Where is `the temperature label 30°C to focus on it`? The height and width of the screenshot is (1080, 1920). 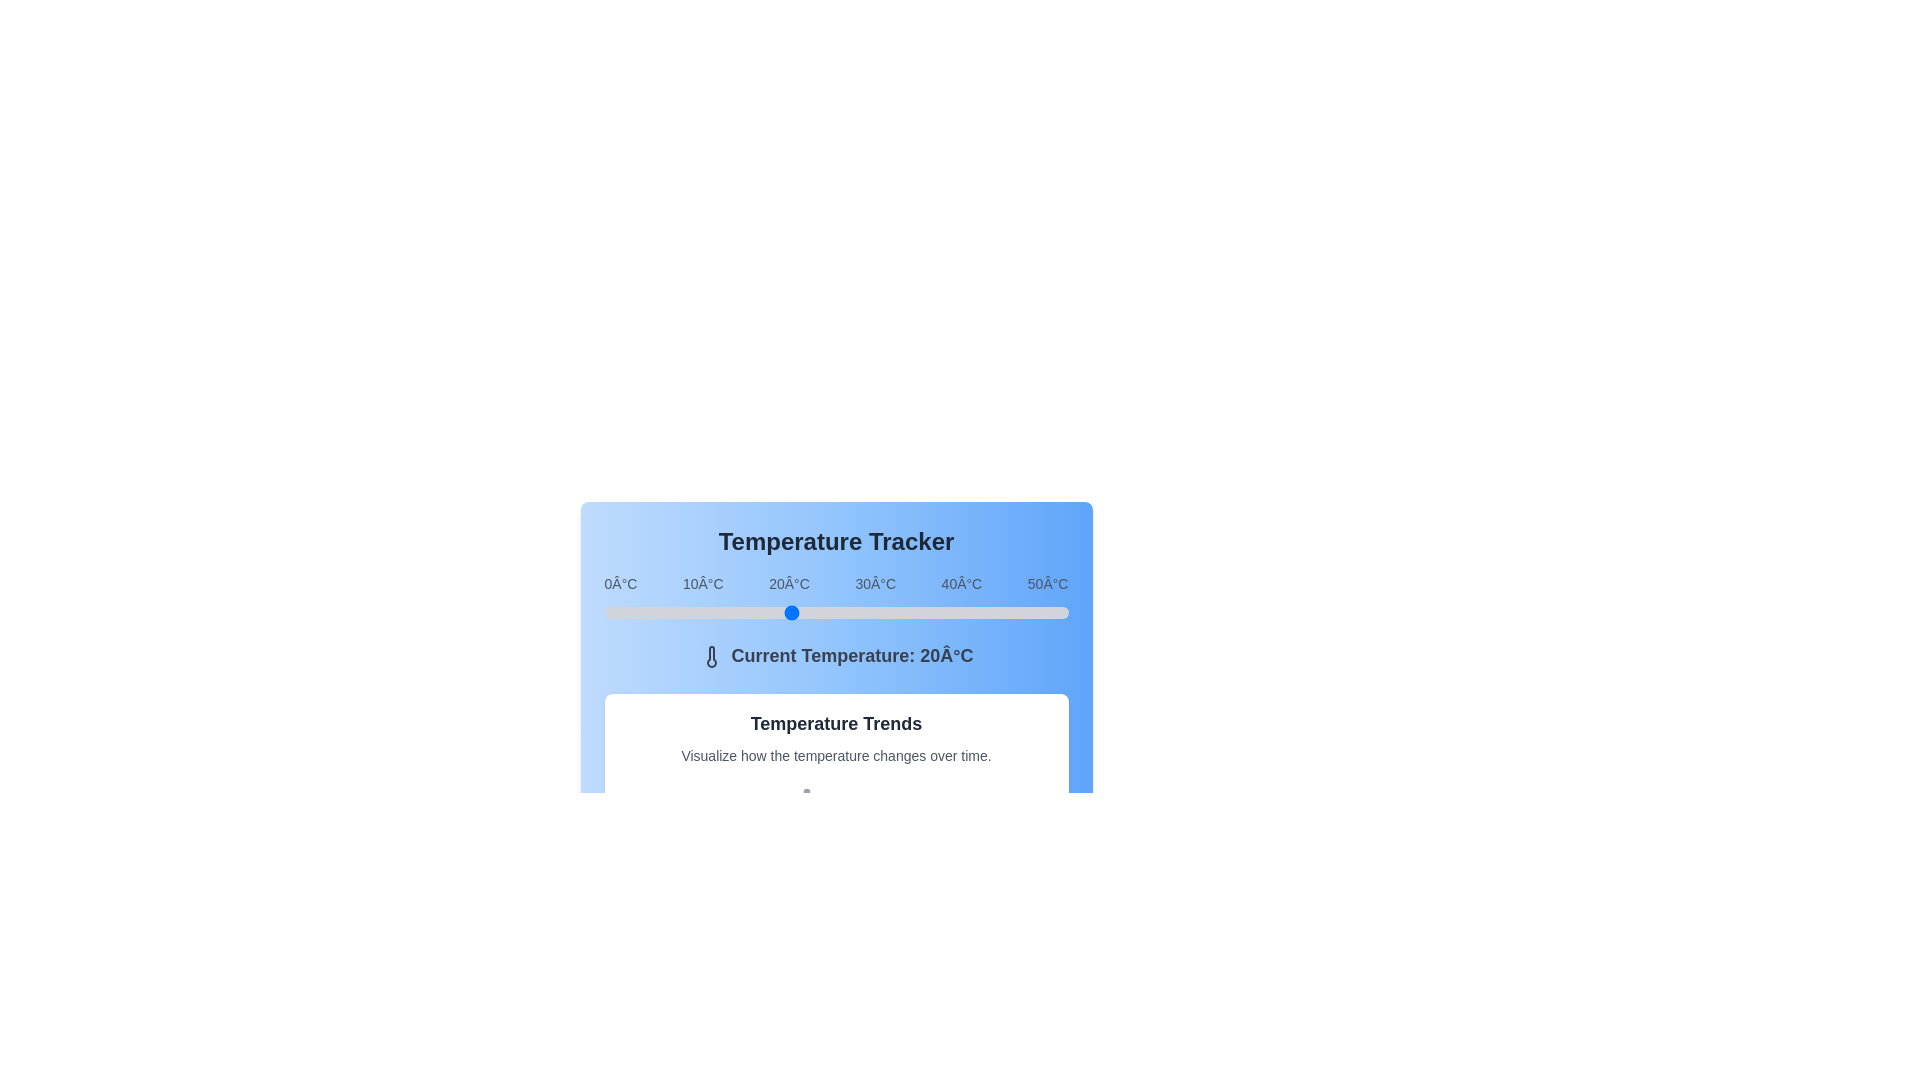 the temperature label 30°C to focus on it is located at coordinates (875, 583).